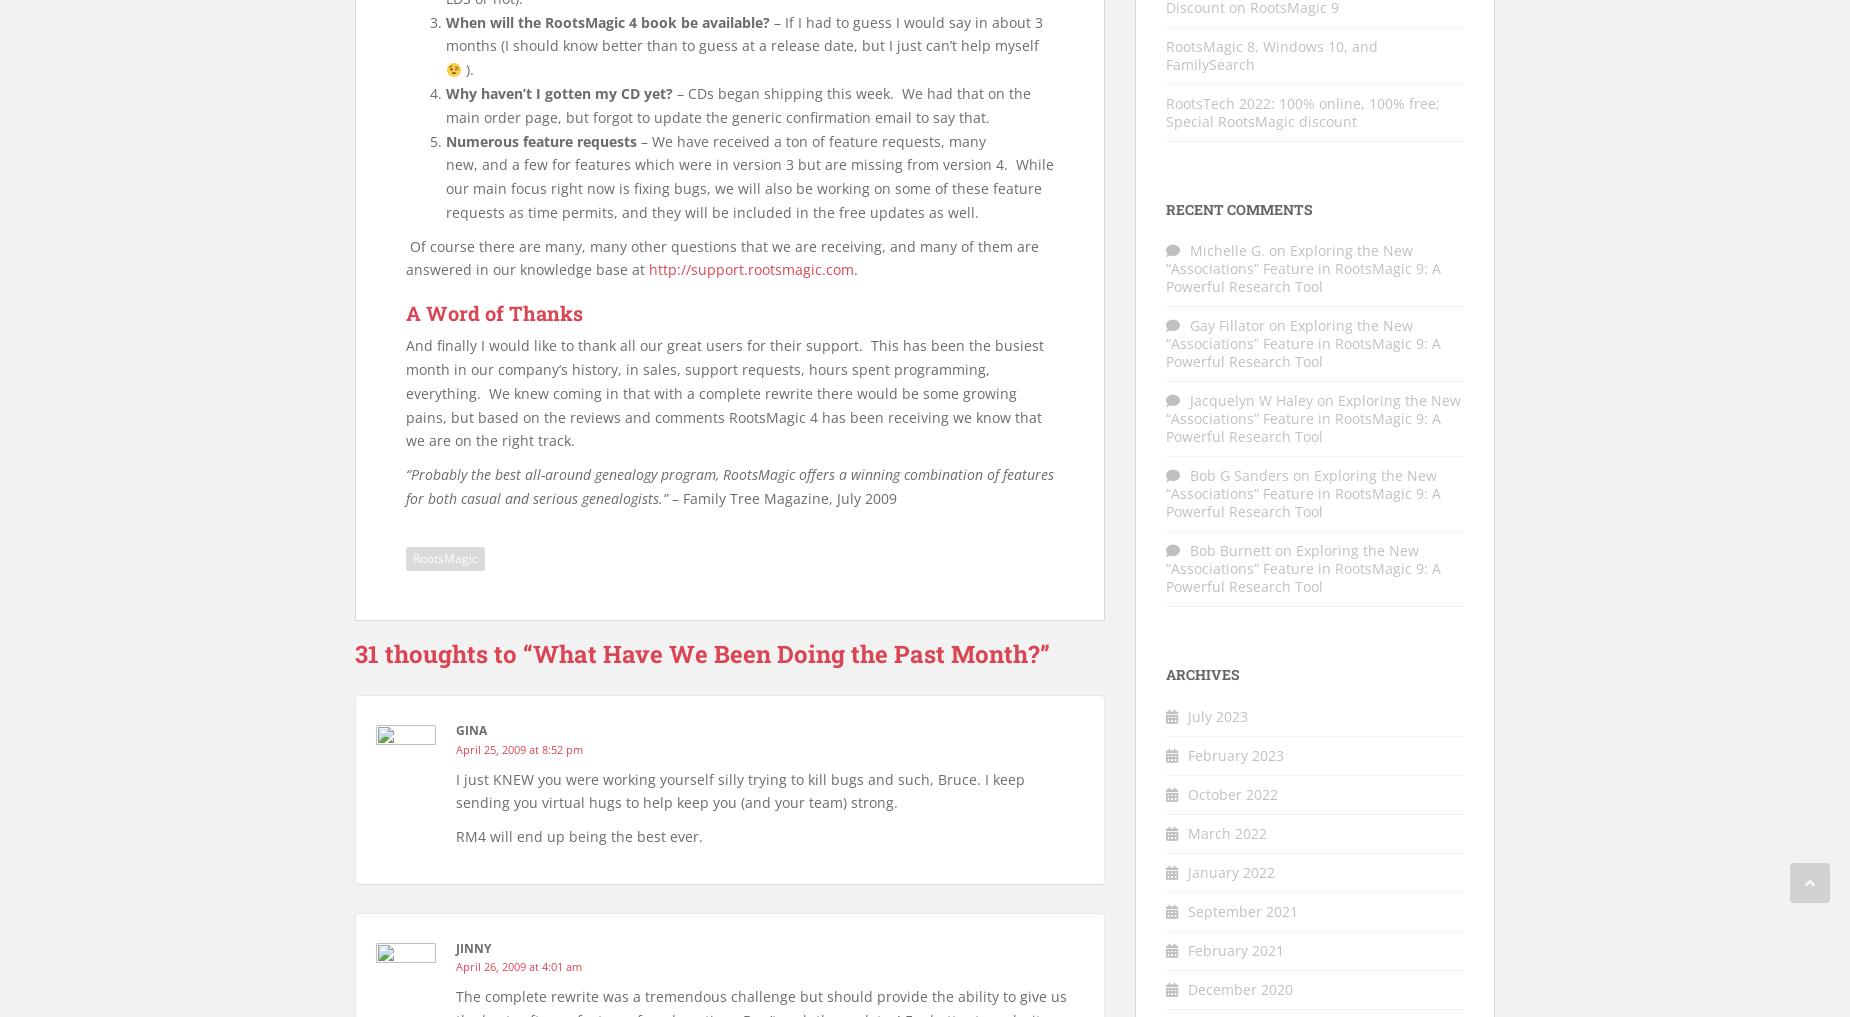  I want to click on 'RootsMagic', so click(411, 557).